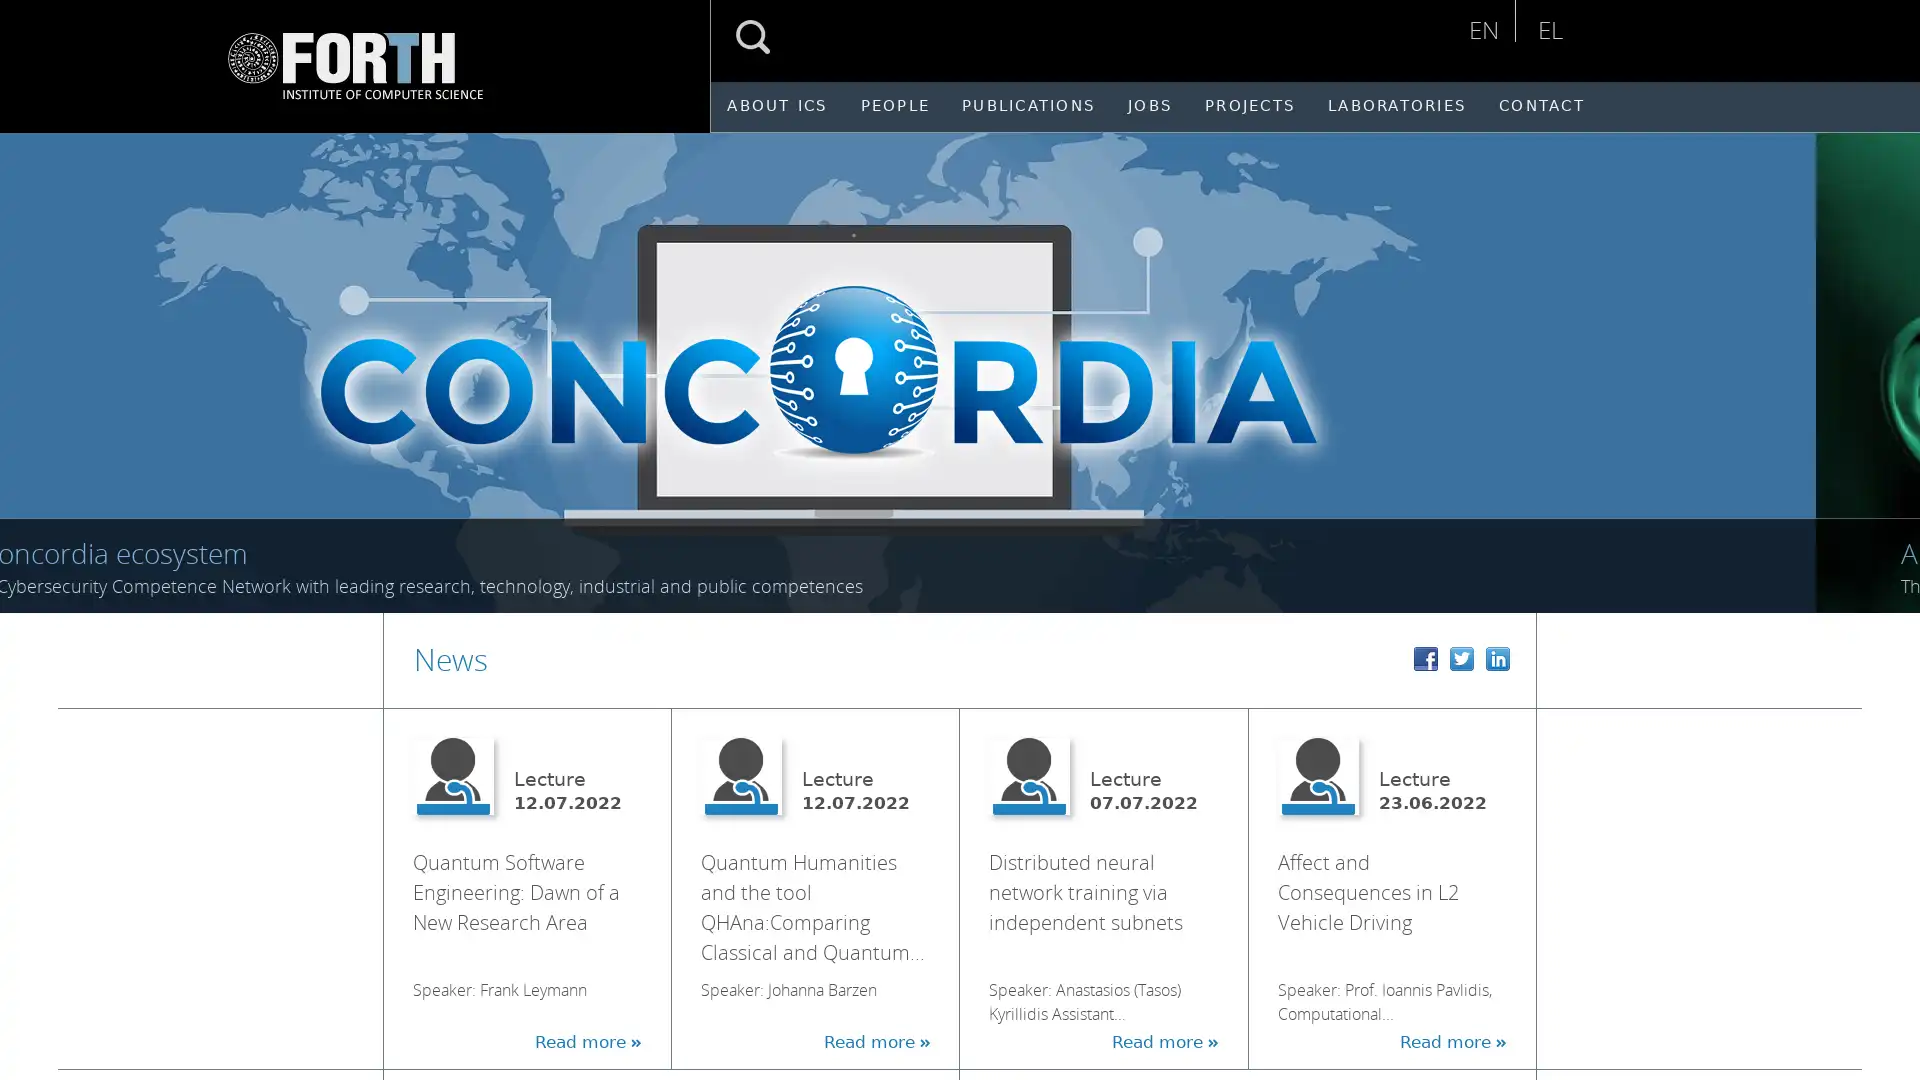 Image resolution: width=1920 pixels, height=1080 pixels. I want to click on visit previous project, so click(38, 361).